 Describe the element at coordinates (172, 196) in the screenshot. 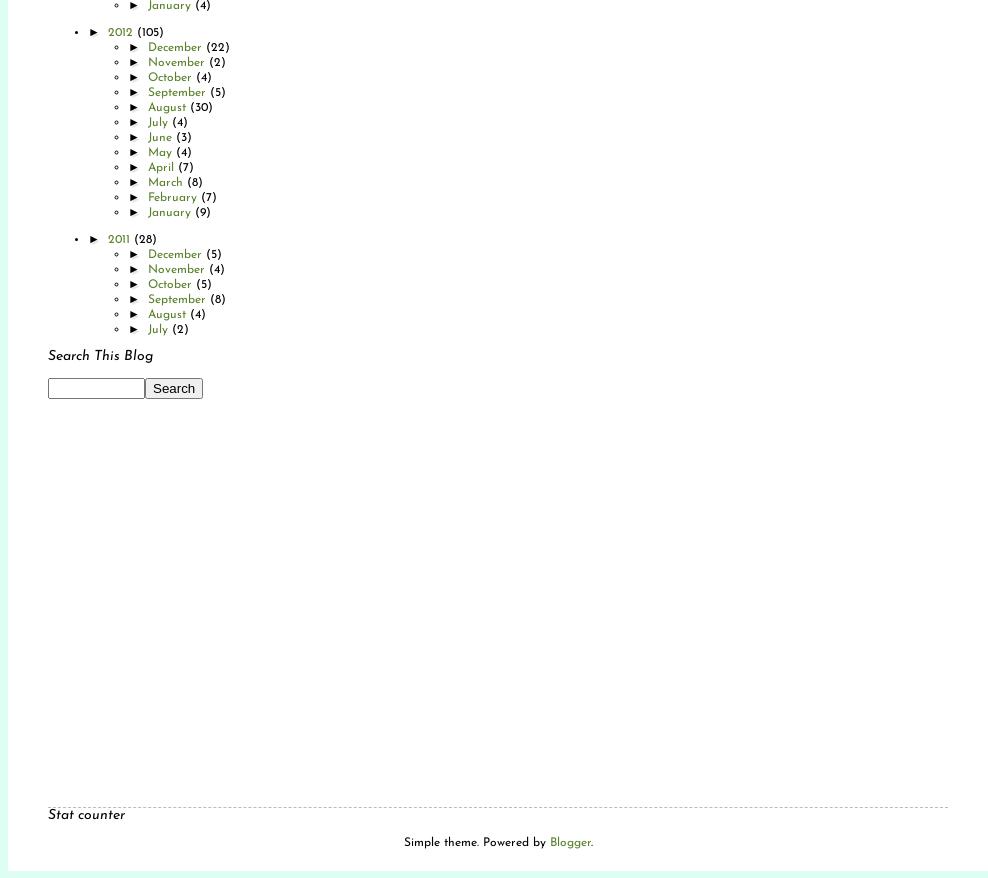

I see `'February'` at that location.